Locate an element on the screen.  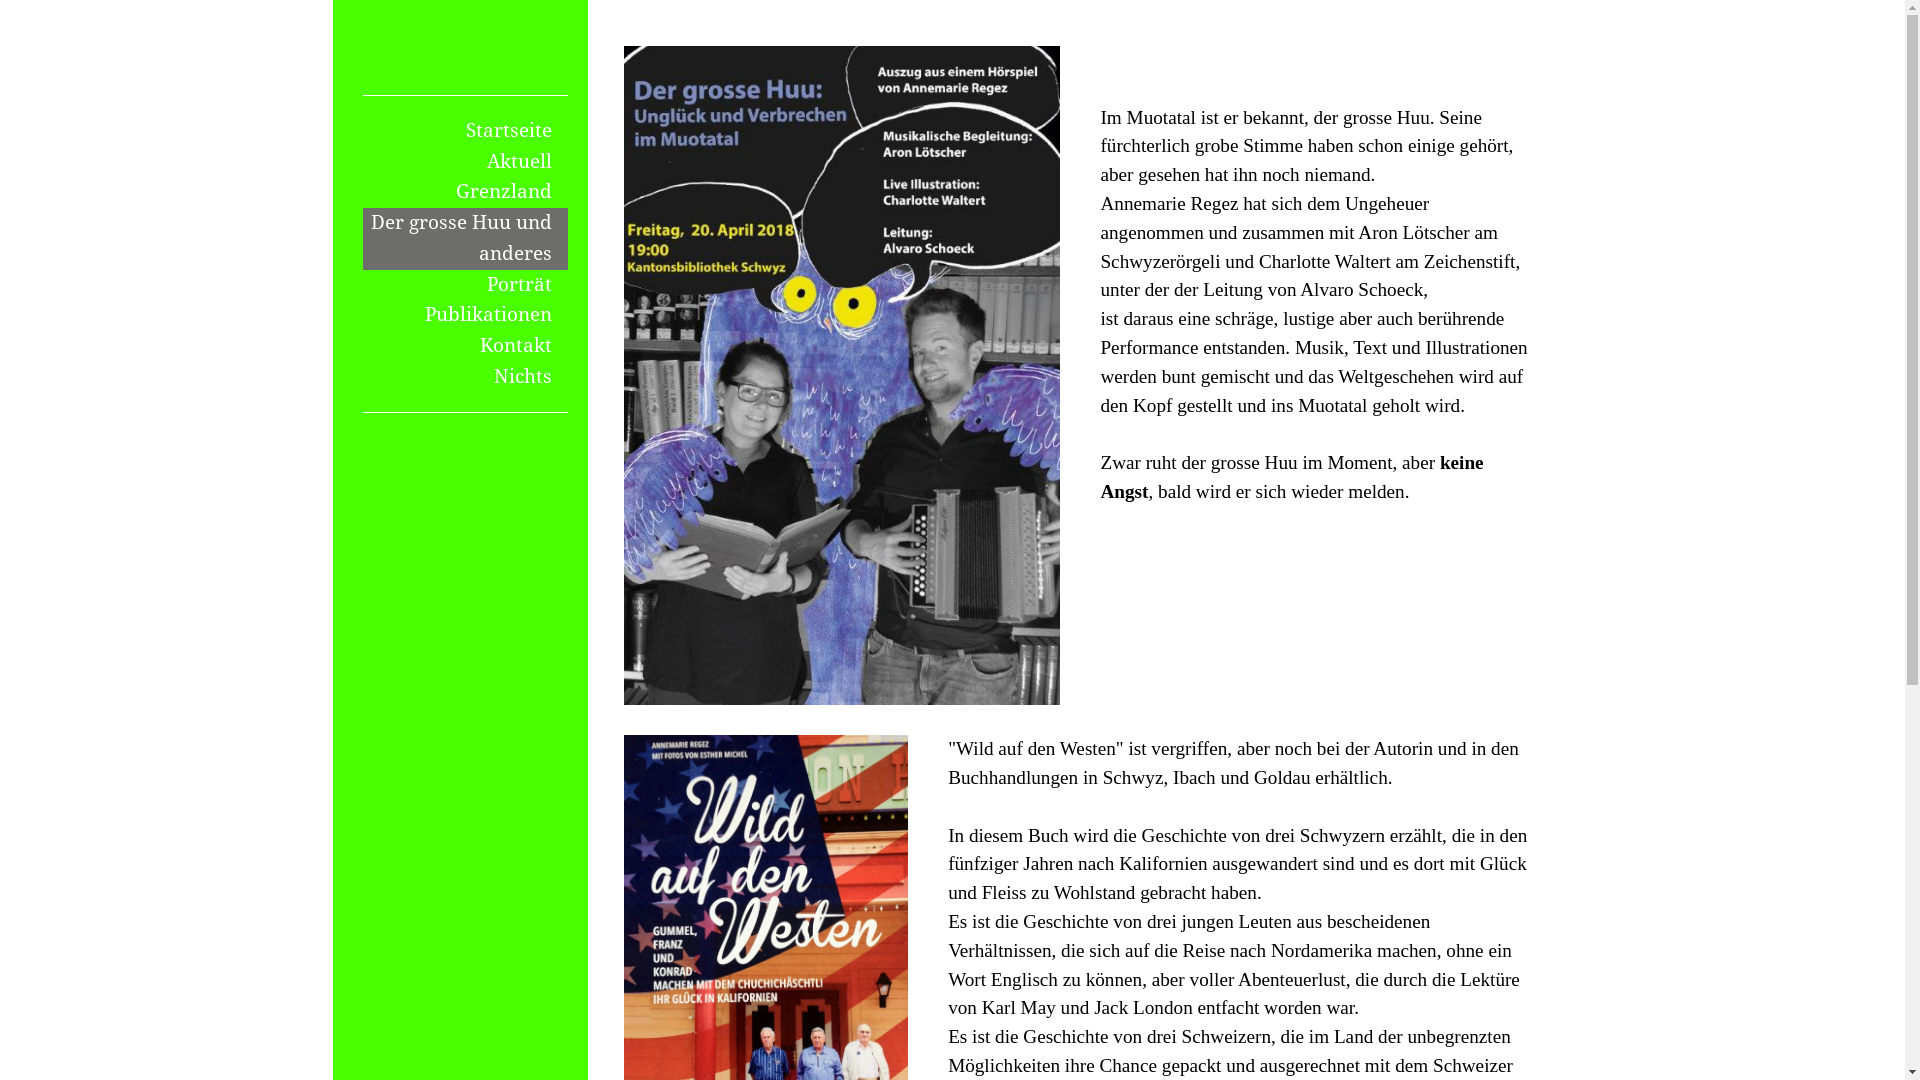
'Kontakt' is located at coordinates (361, 345).